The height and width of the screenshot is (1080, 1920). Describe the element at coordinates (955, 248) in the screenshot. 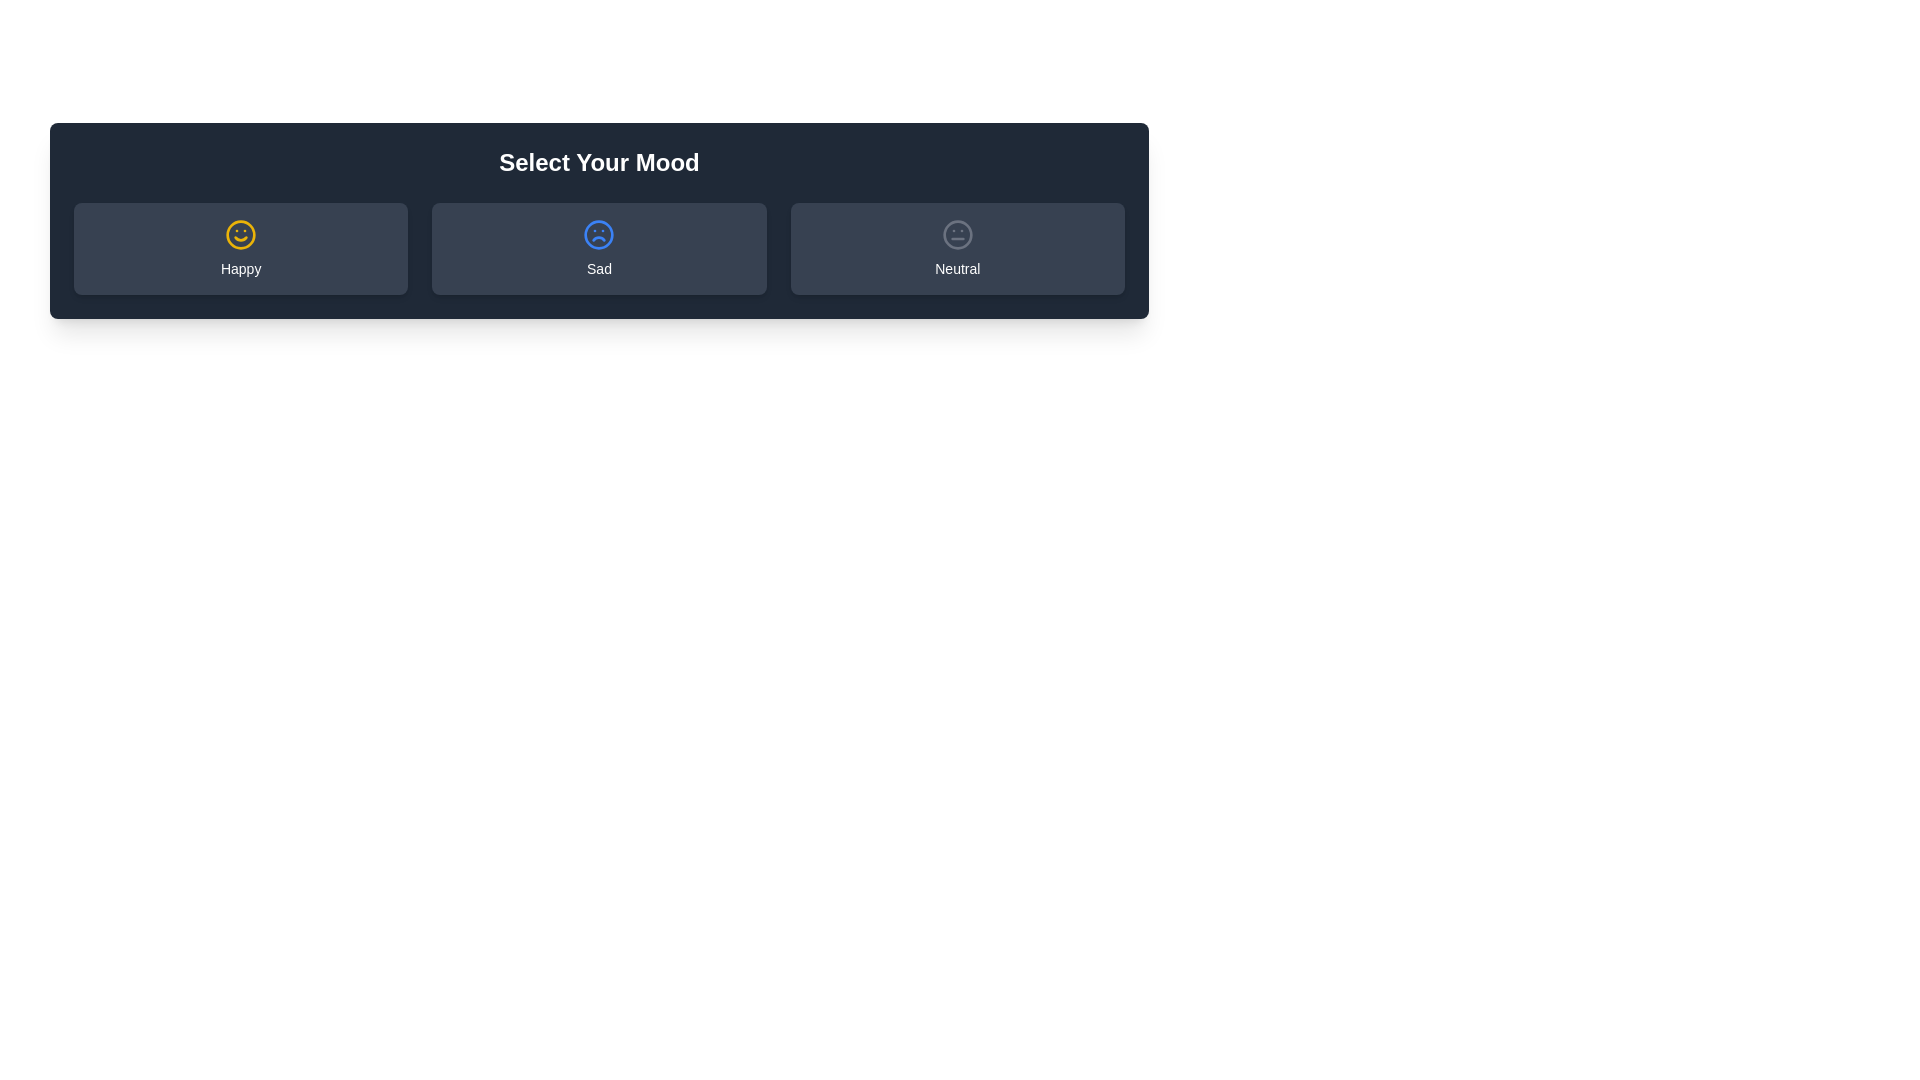

I see `the mood button labeled Neutral` at that location.